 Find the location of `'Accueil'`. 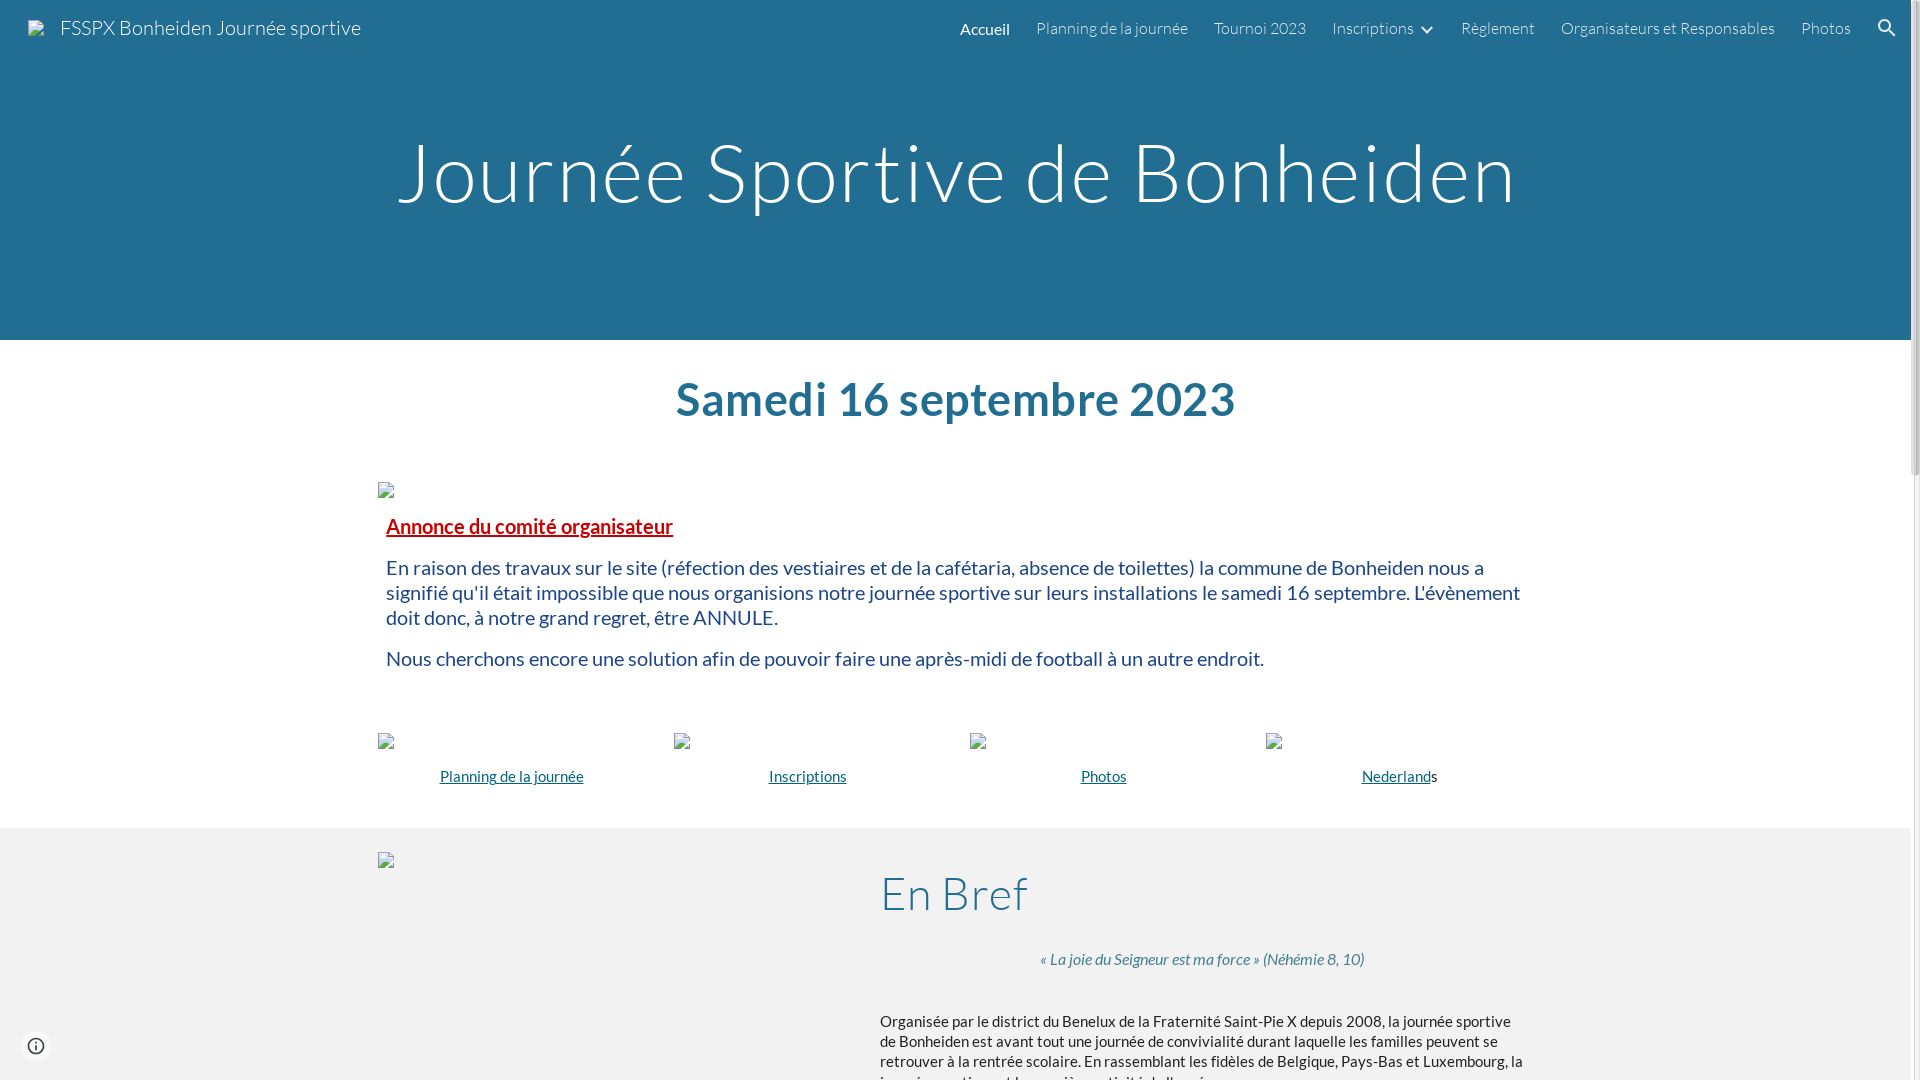

'Accueil' is located at coordinates (984, 27).